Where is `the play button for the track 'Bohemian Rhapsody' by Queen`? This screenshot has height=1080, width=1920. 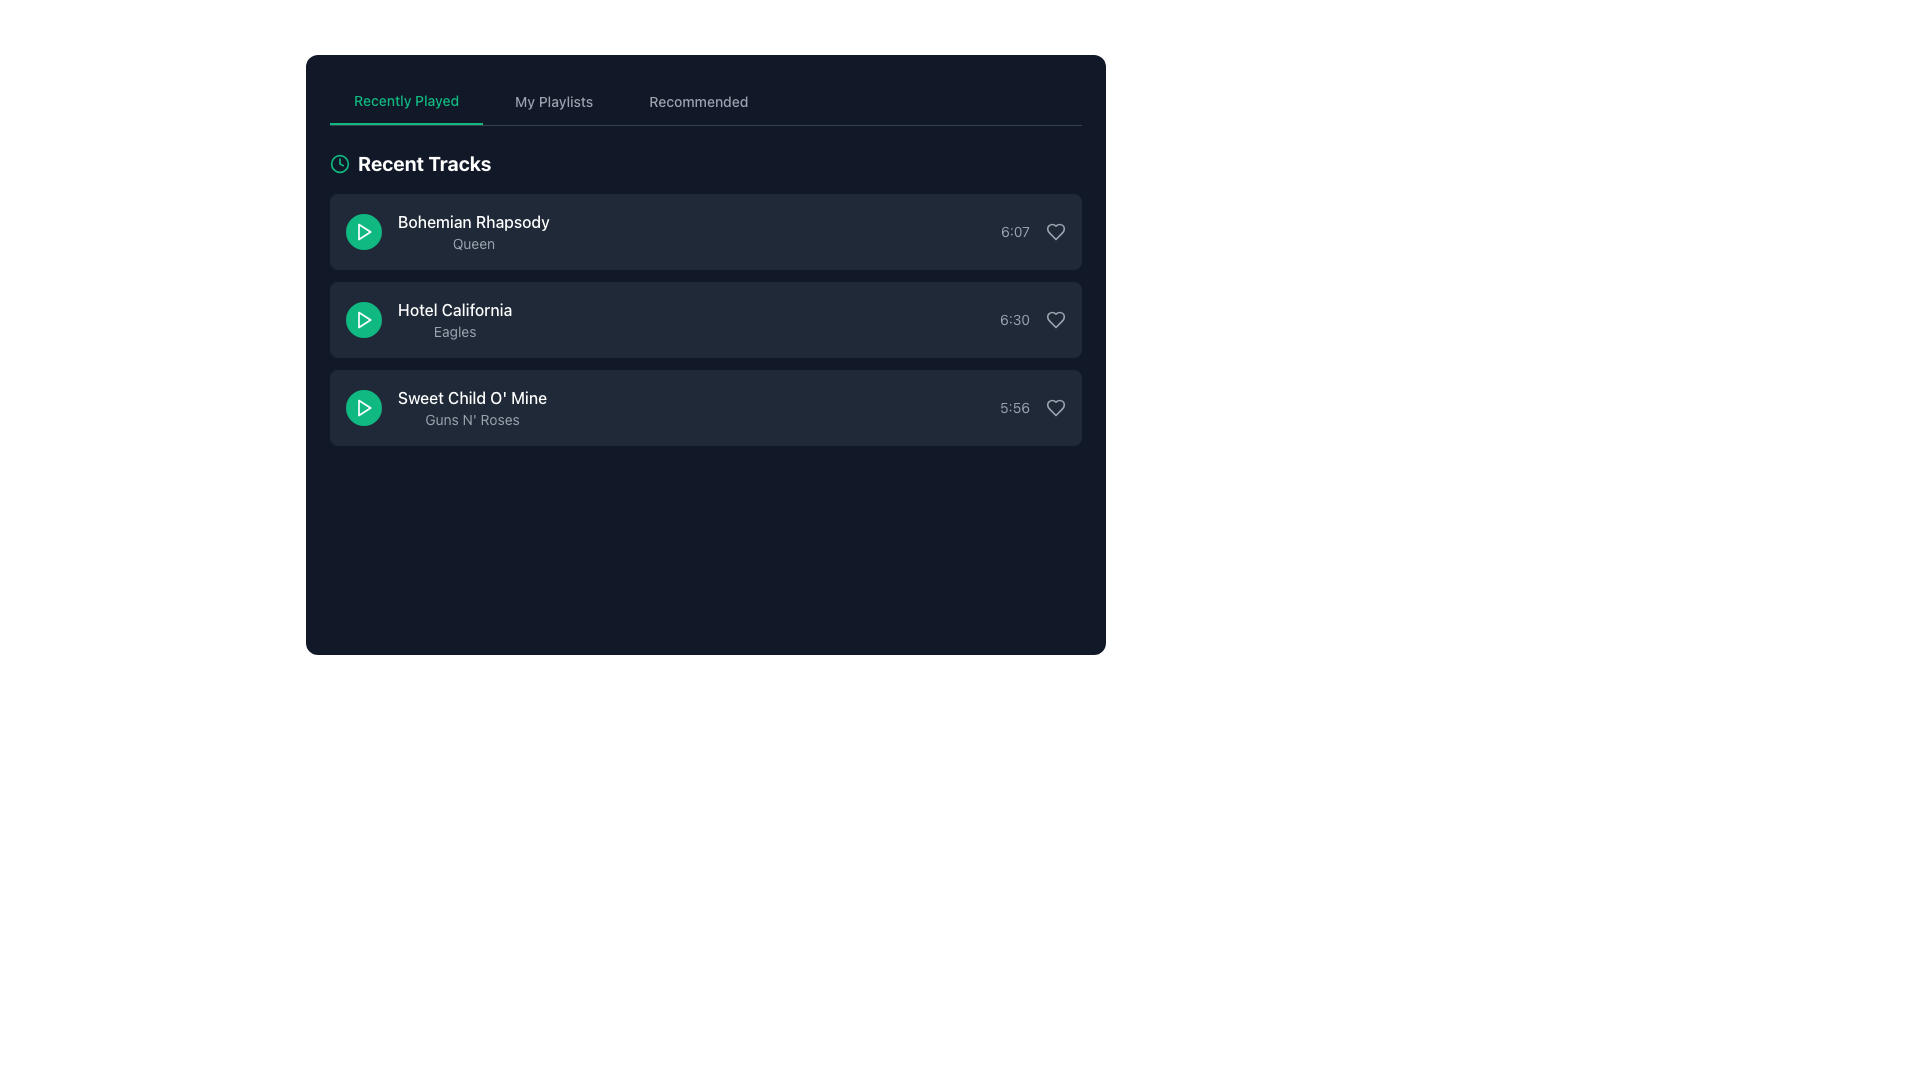
the play button for the track 'Bohemian Rhapsody' by Queen is located at coordinates (364, 230).